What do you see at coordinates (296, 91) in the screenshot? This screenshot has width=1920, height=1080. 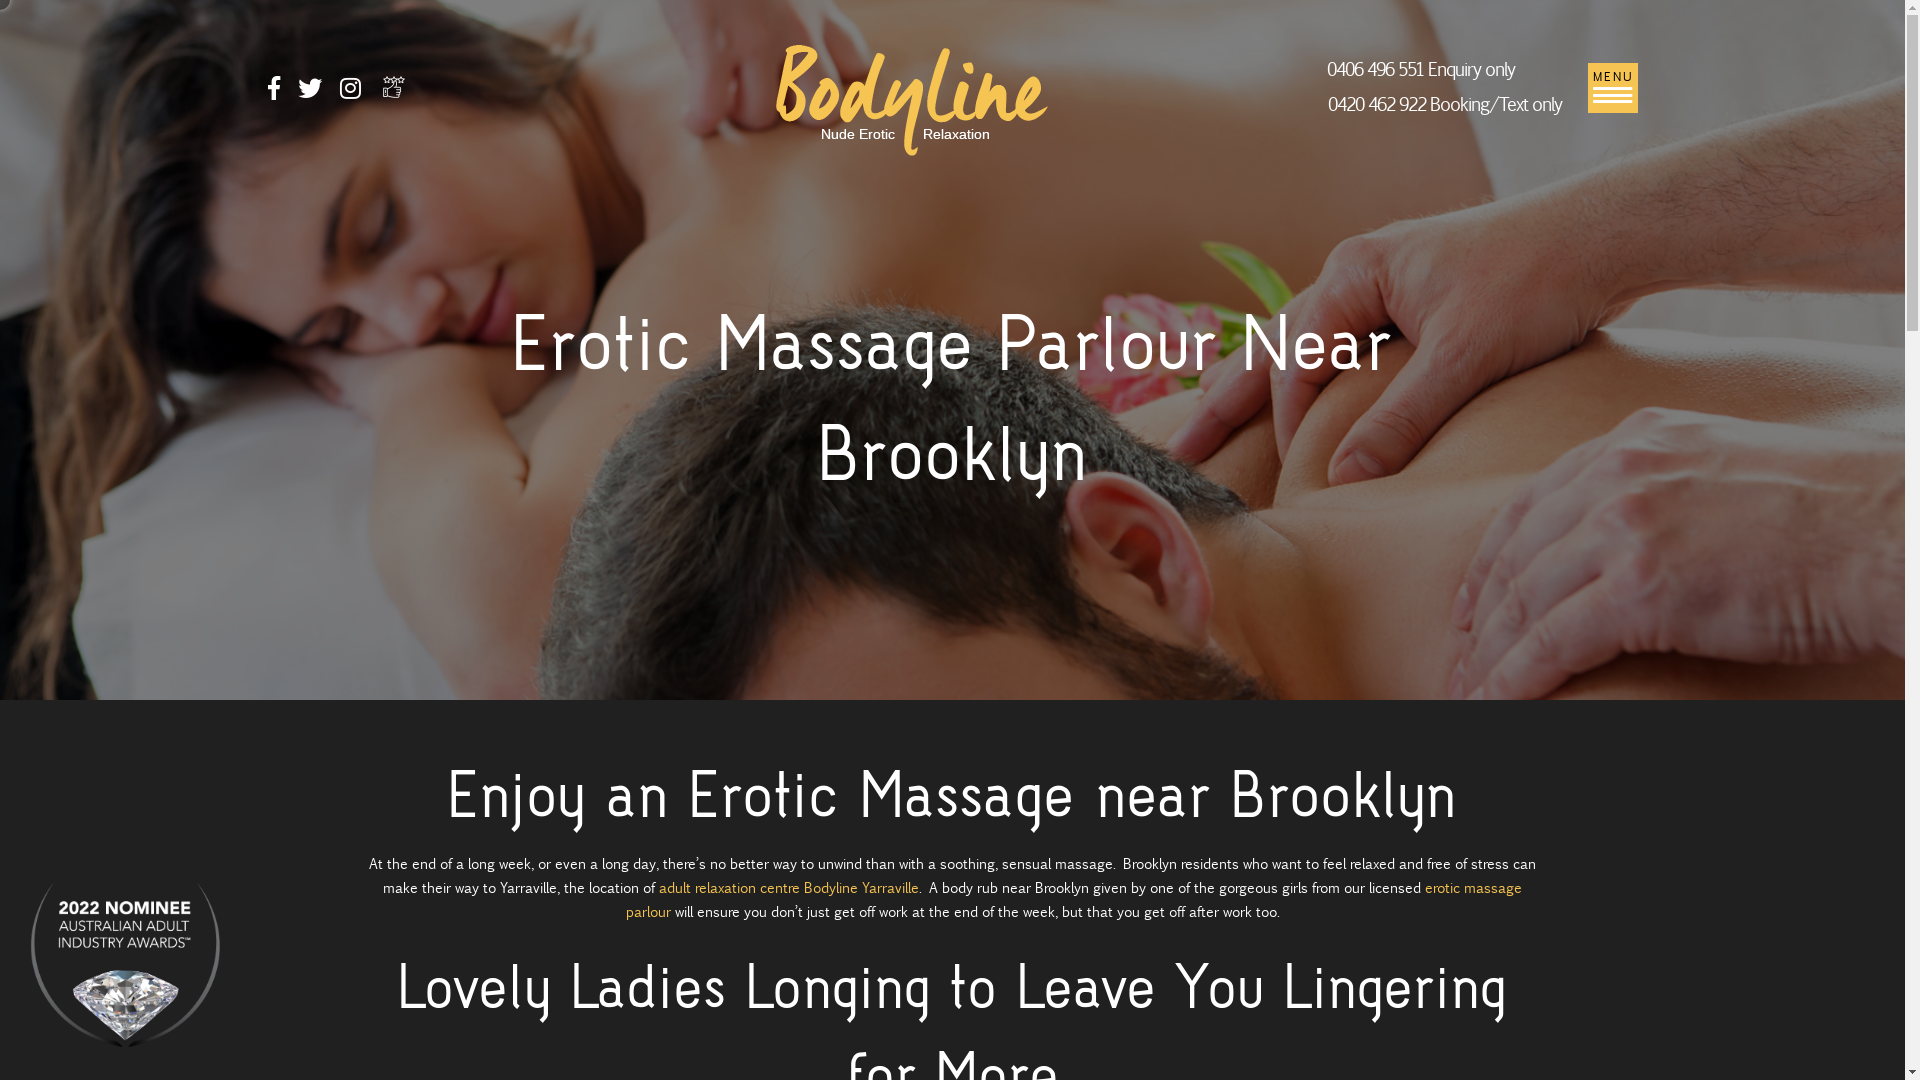 I see `'Twitter'` at bounding box center [296, 91].